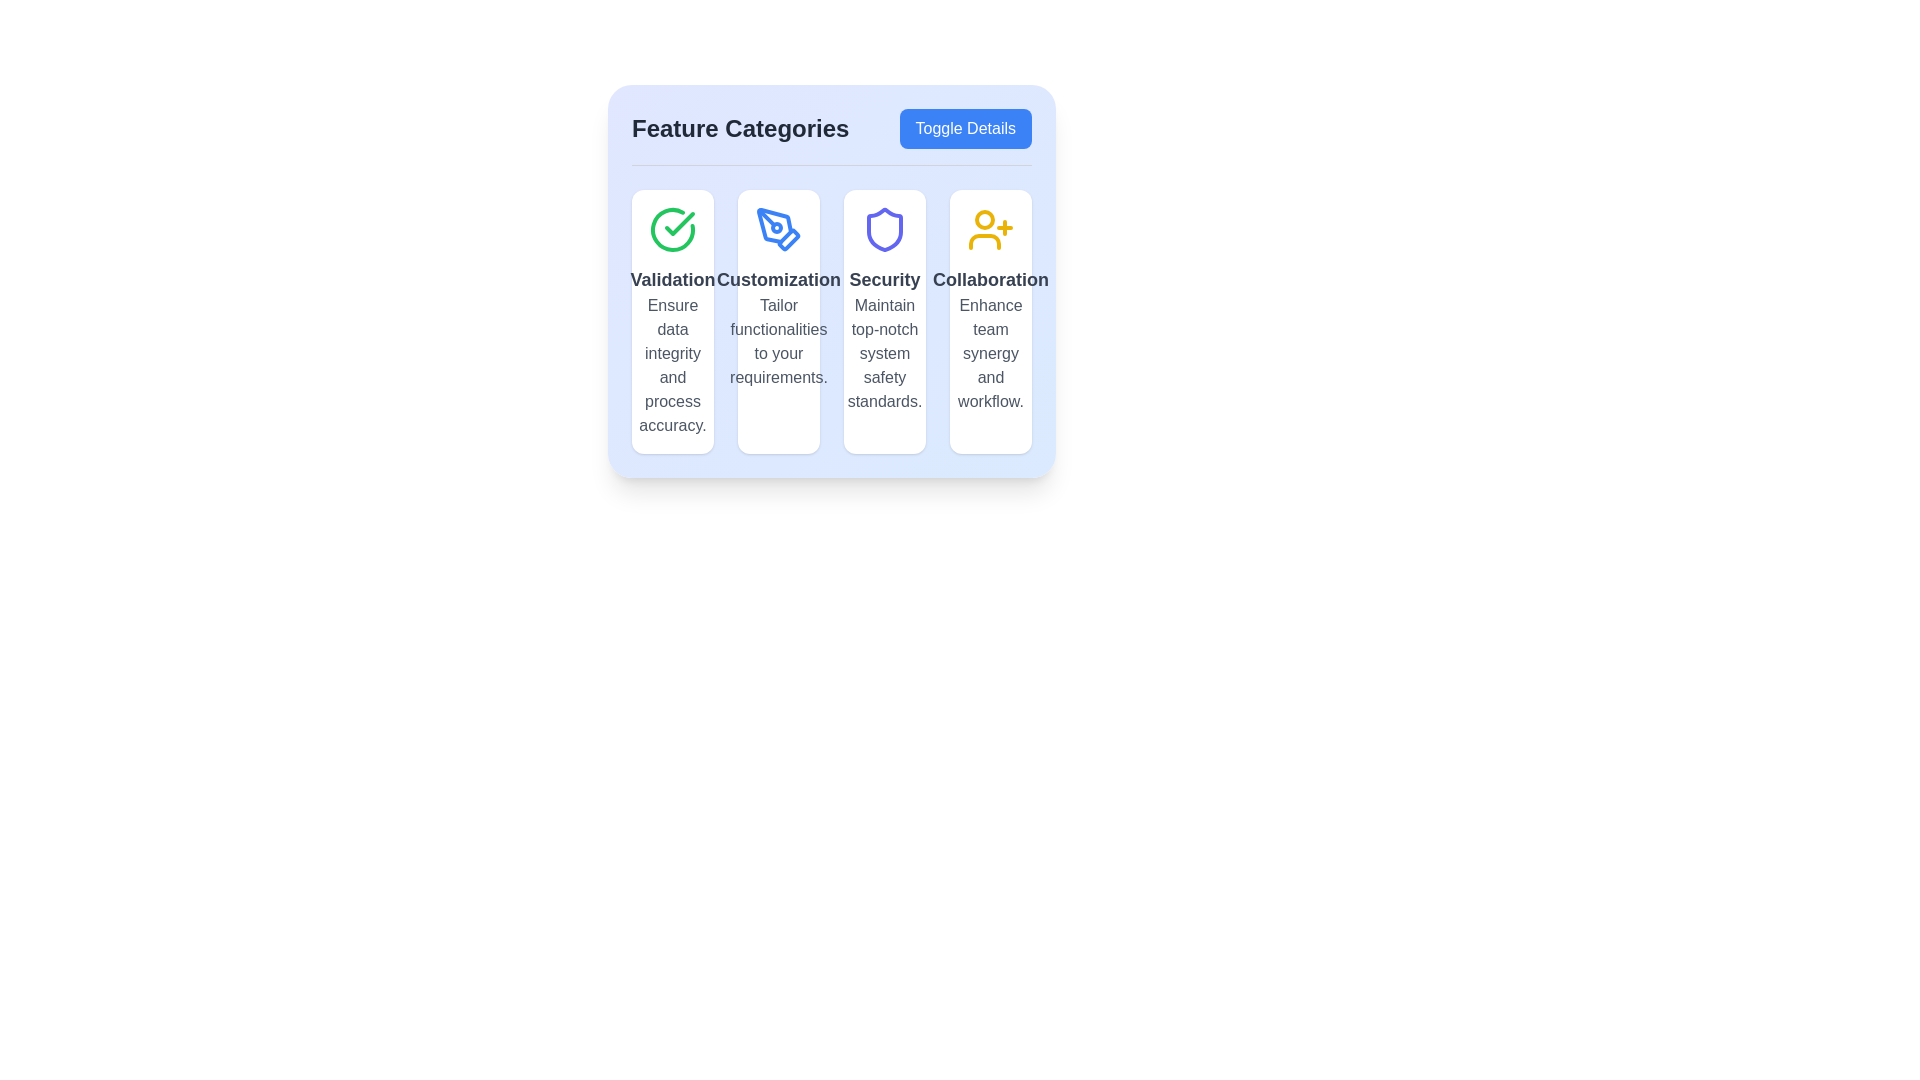 Image resolution: width=1920 pixels, height=1080 pixels. What do you see at coordinates (990, 320) in the screenshot?
I see `description of the Informational Card that conveys information about collaboration benefits, which is the fourth card in a row of similar feature cards, aligned horizontally and positioned as the rightmost card in its row` at bounding box center [990, 320].